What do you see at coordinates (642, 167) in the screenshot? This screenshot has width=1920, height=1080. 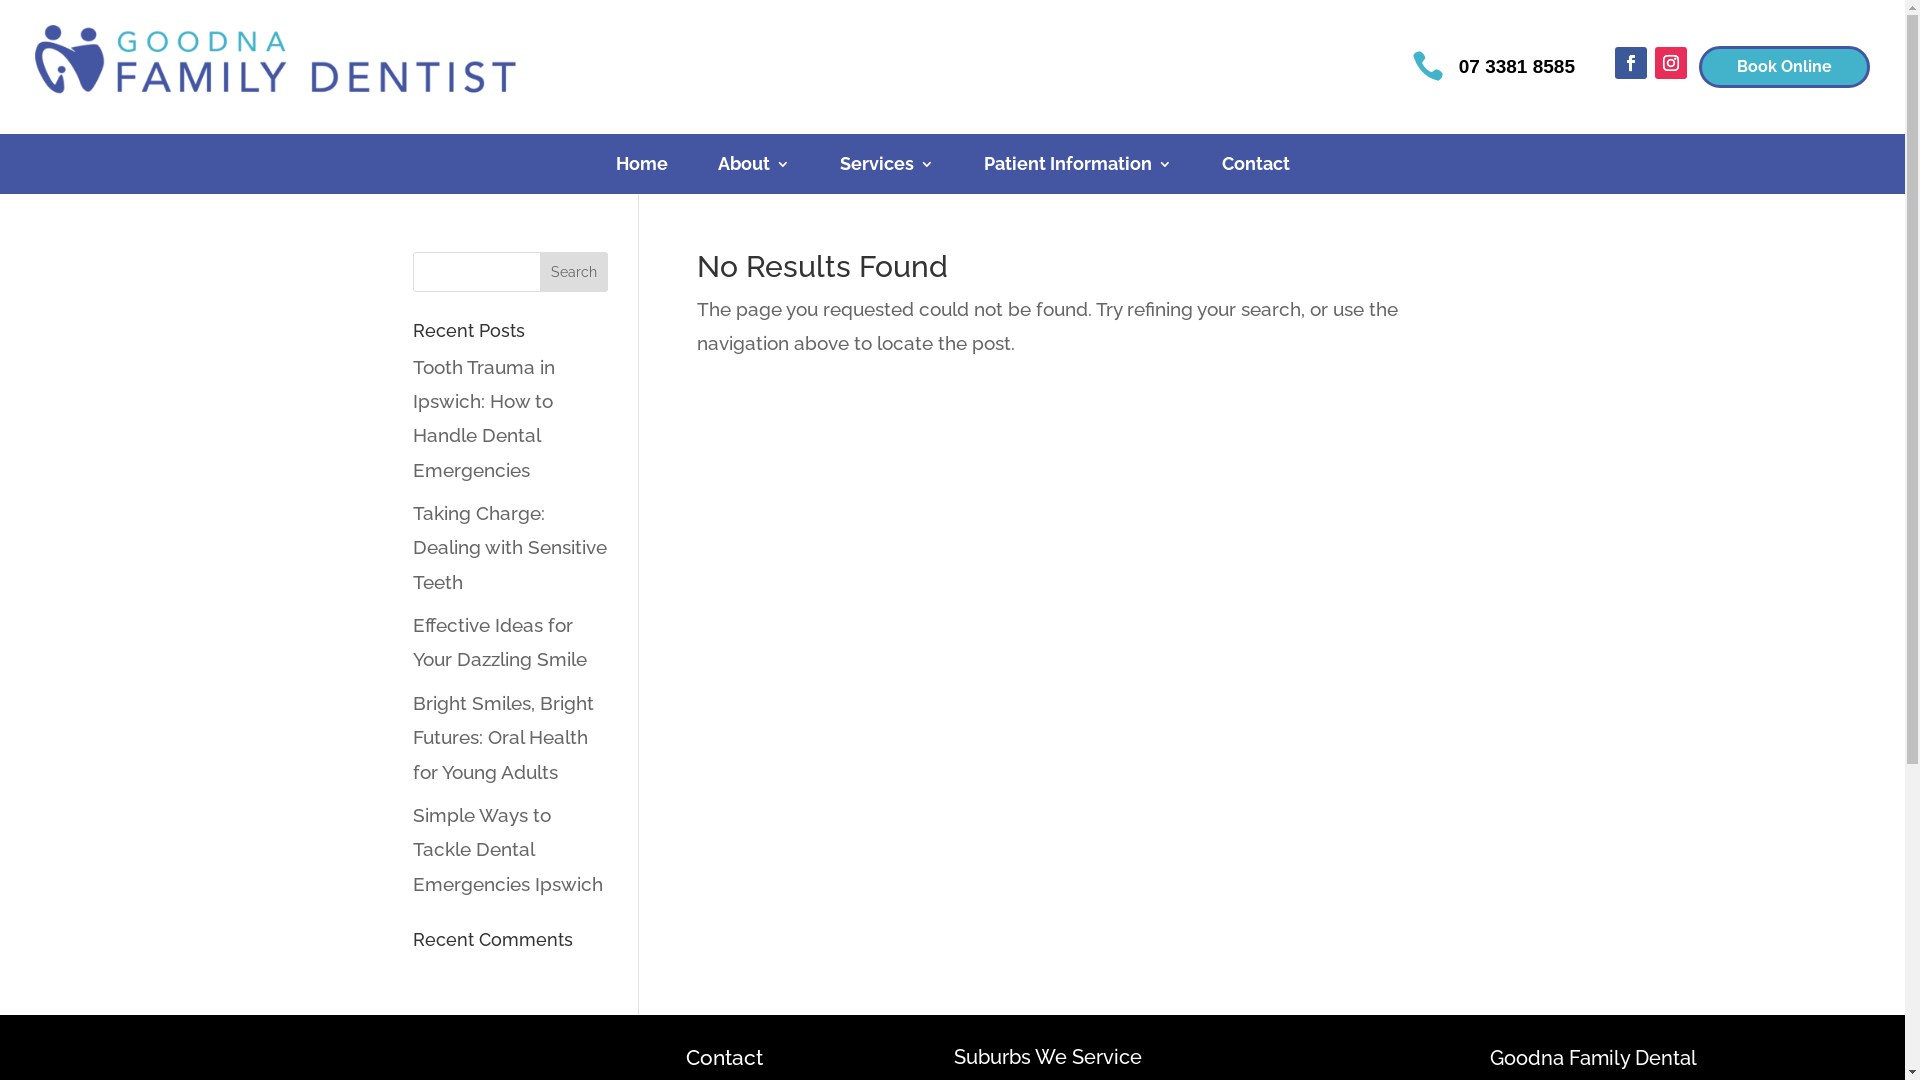 I see `'Home'` at bounding box center [642, 167].